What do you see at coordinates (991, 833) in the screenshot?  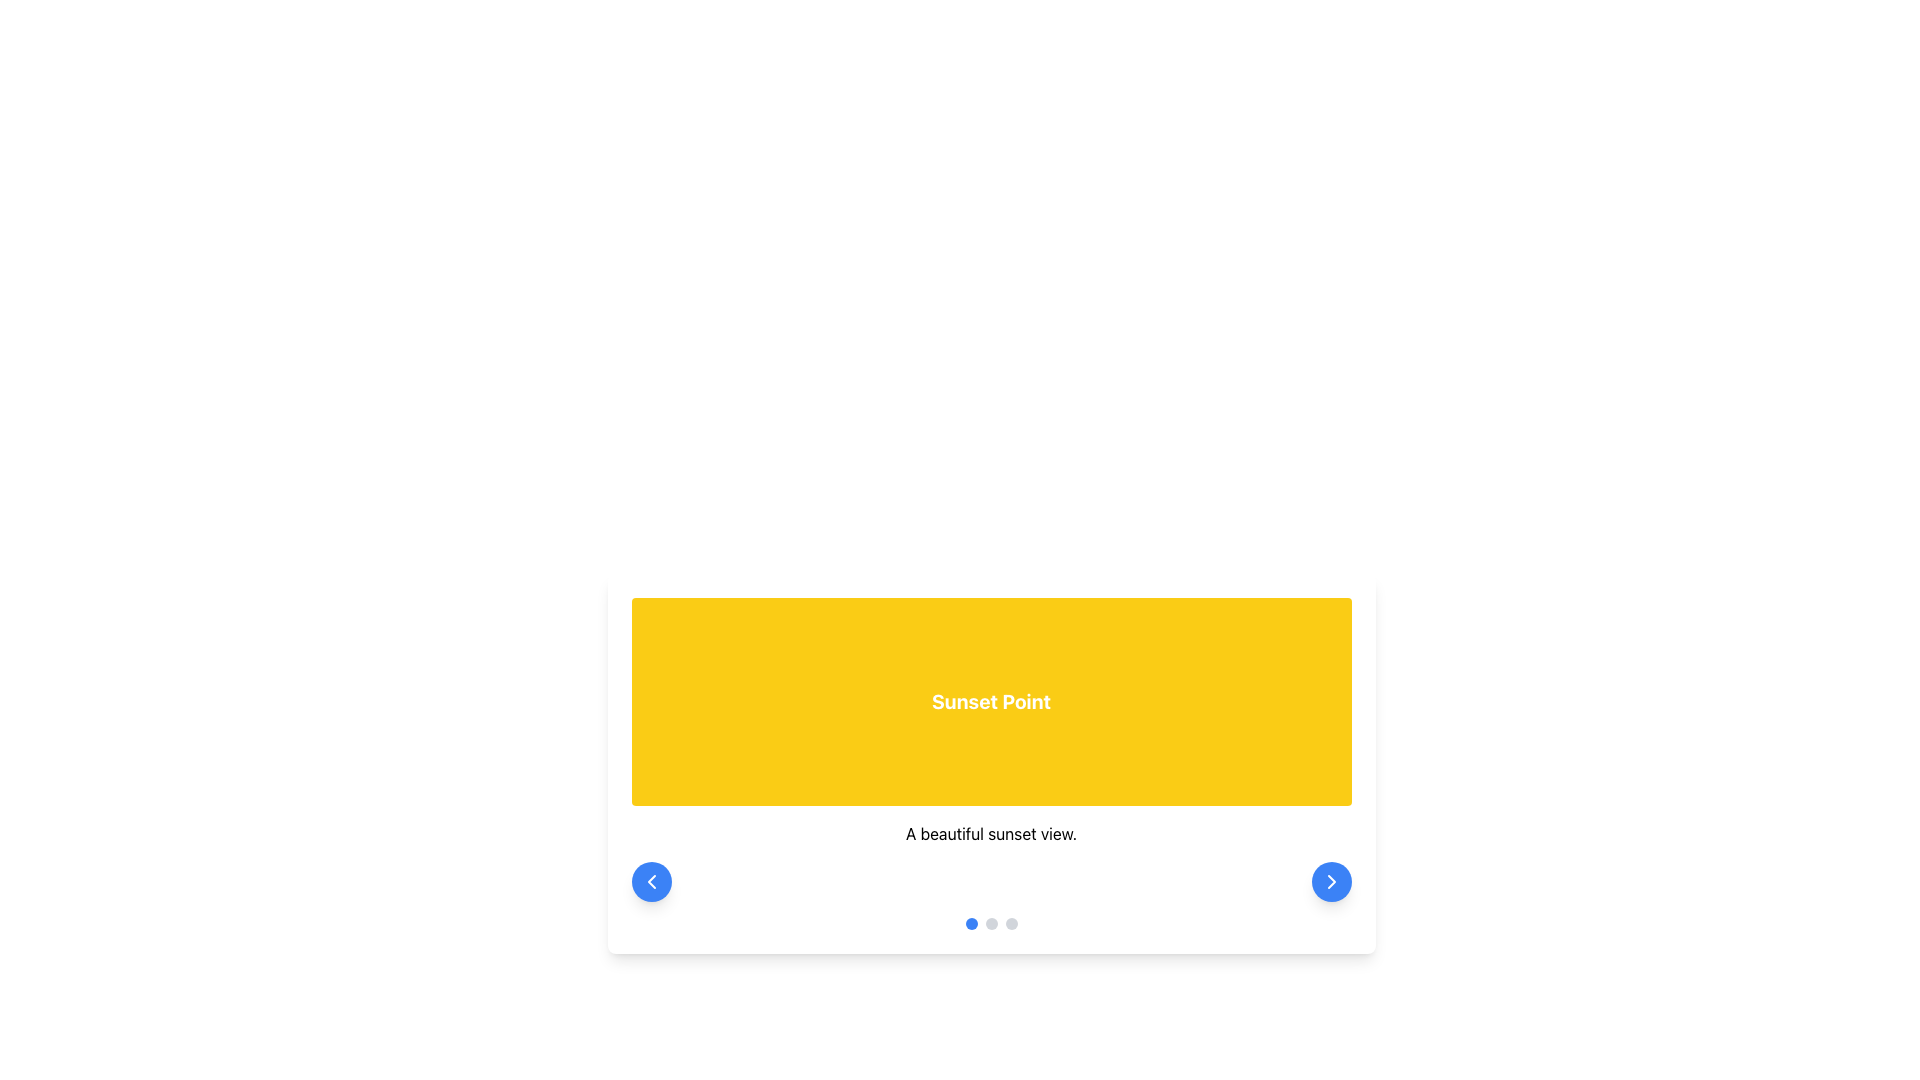 I see `the Text block that provides descriptive text about the visual content displayed above, located beneath the text 'Sunset Point'` at bounding box center [991, 833].